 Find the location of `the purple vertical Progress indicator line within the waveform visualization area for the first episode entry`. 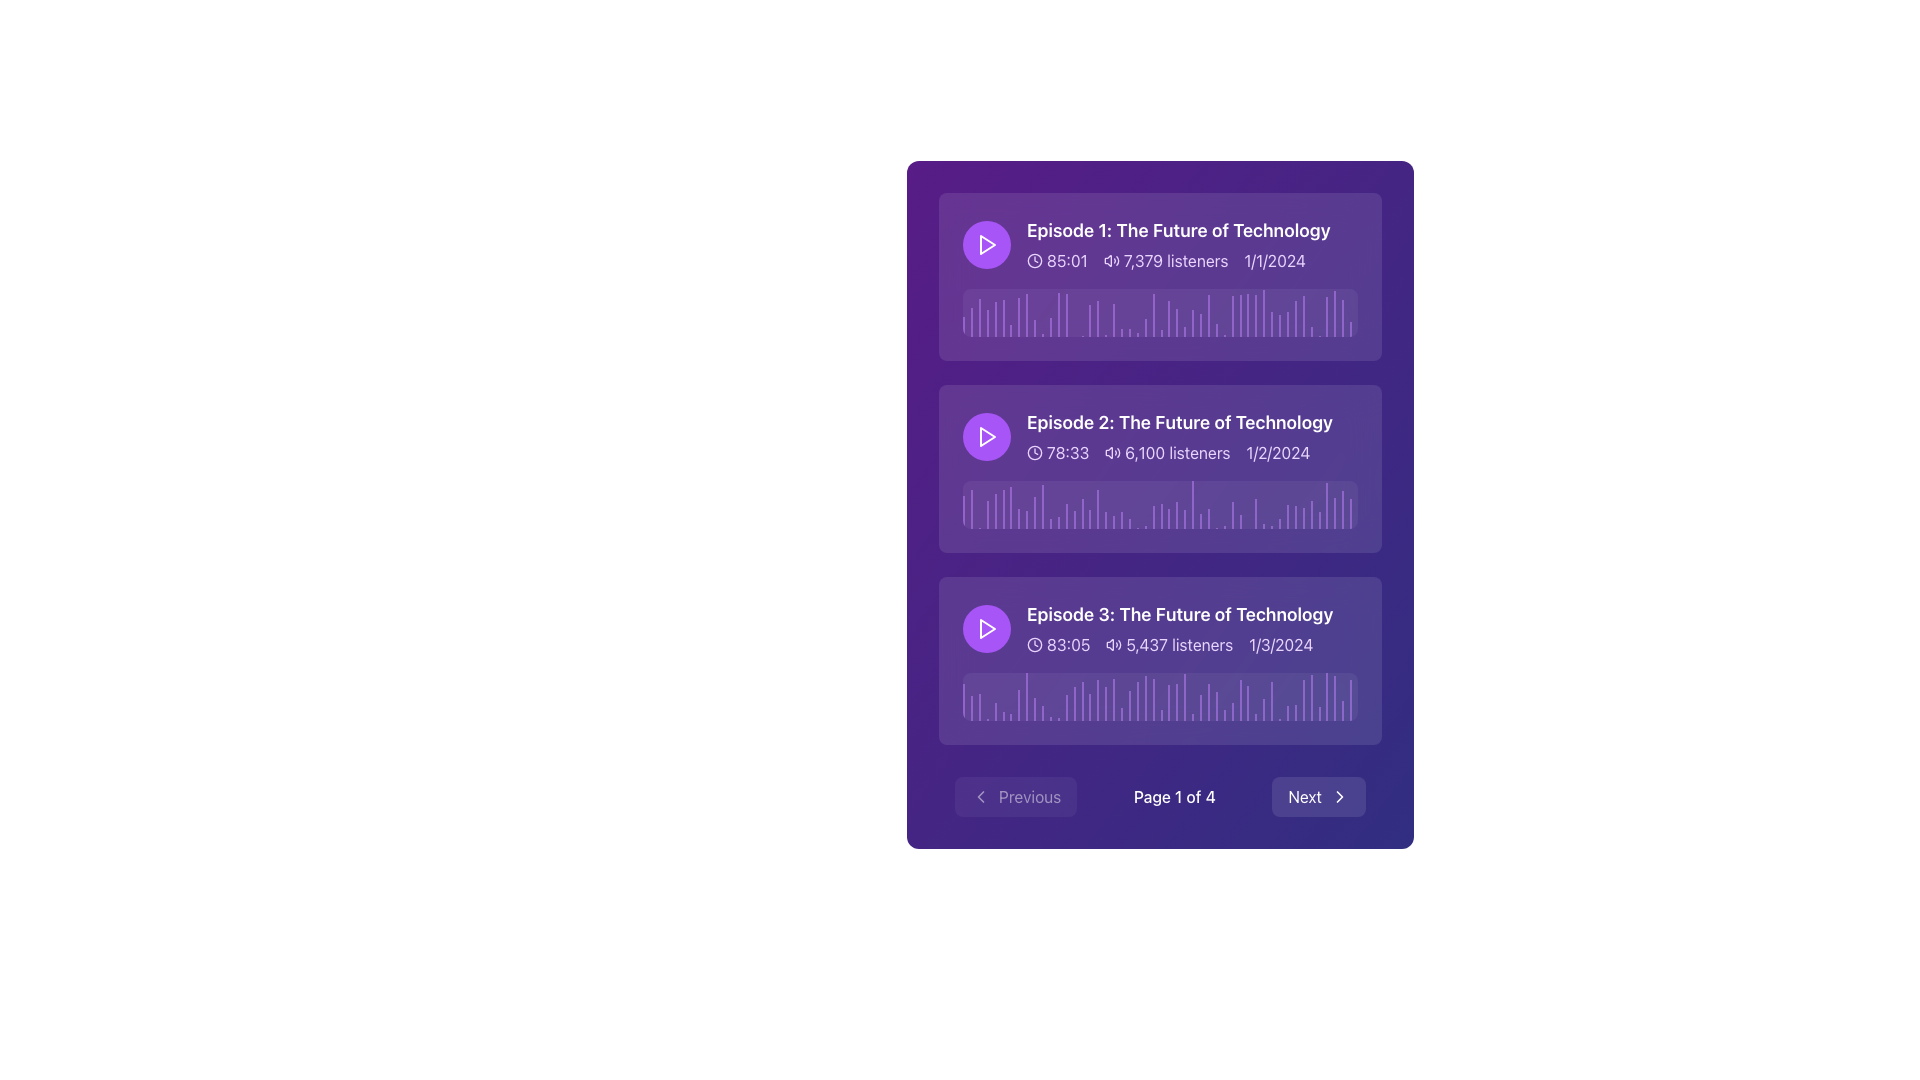

the purple vertical Progress indicator line within the waveform visualization area for the first episode entry is located at coordinates (1113, 319).